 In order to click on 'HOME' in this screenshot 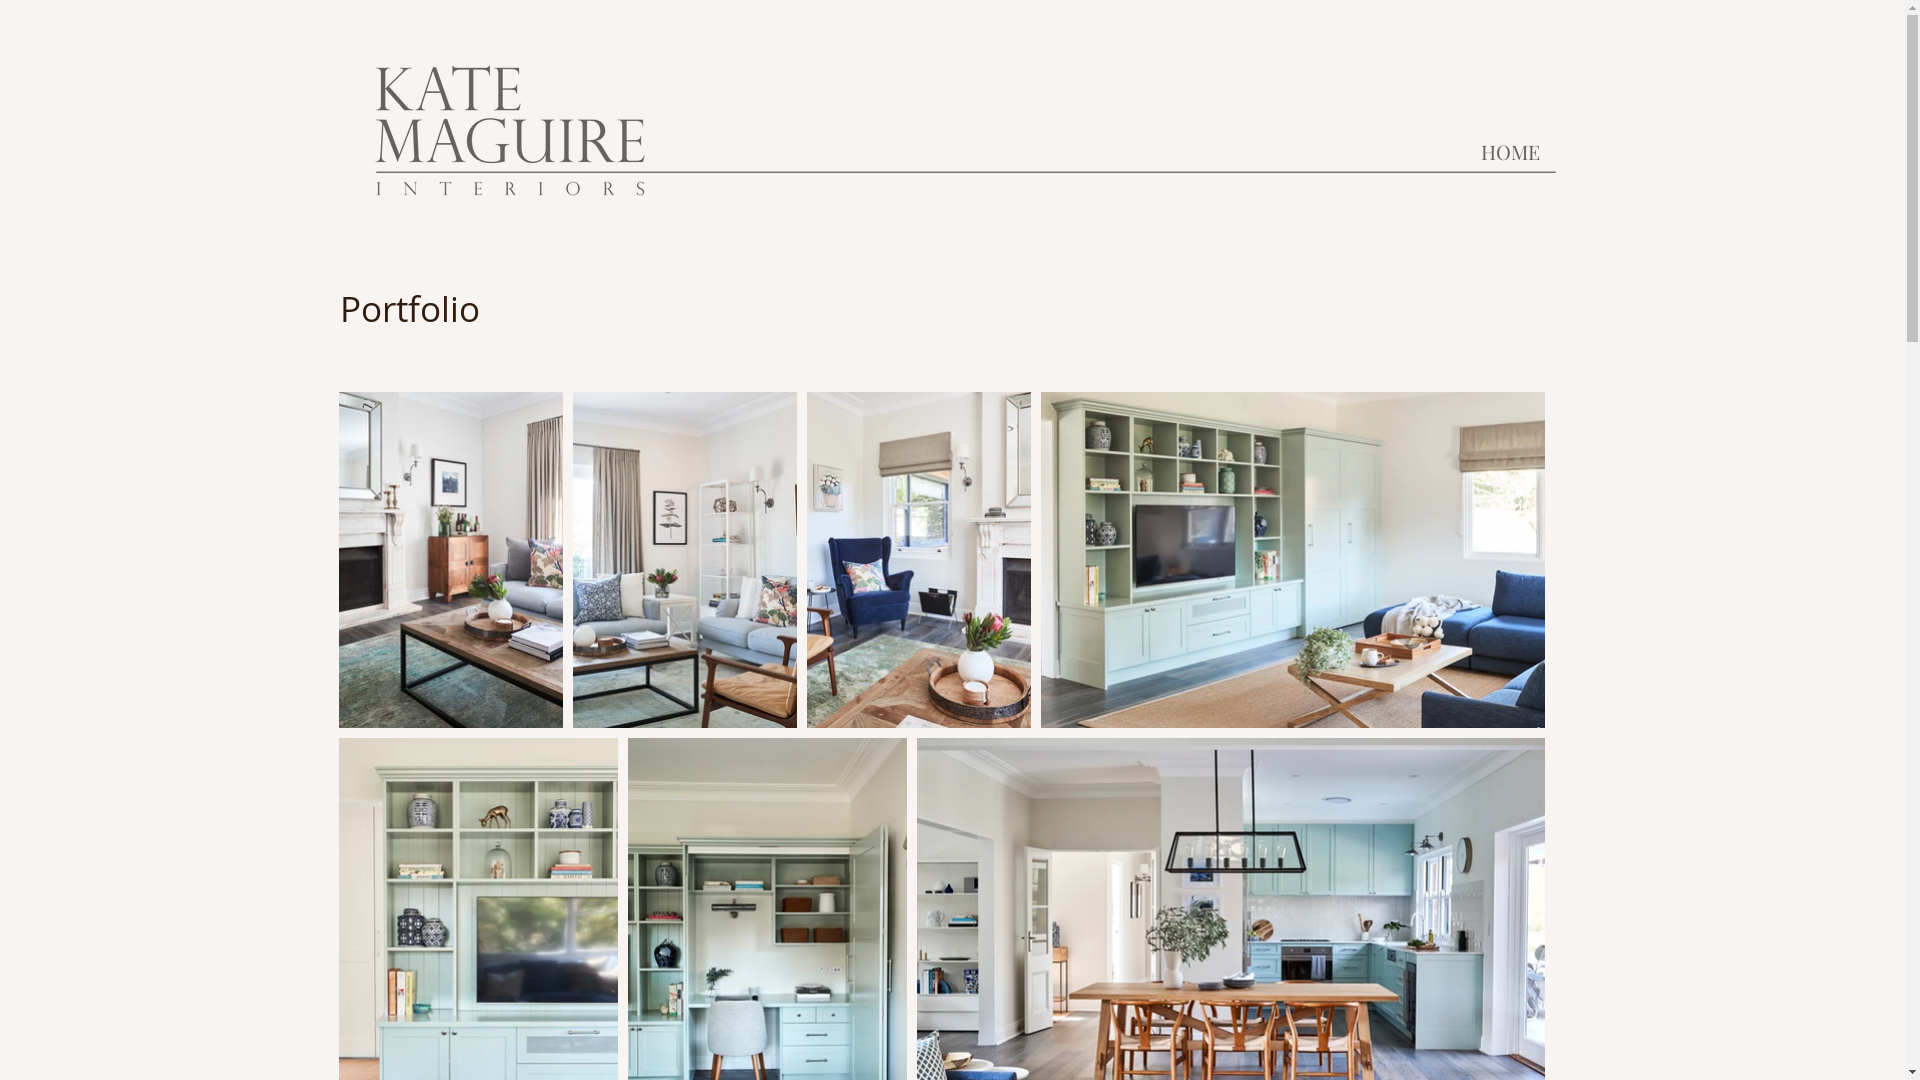, I will do `click(1510, 150)`.